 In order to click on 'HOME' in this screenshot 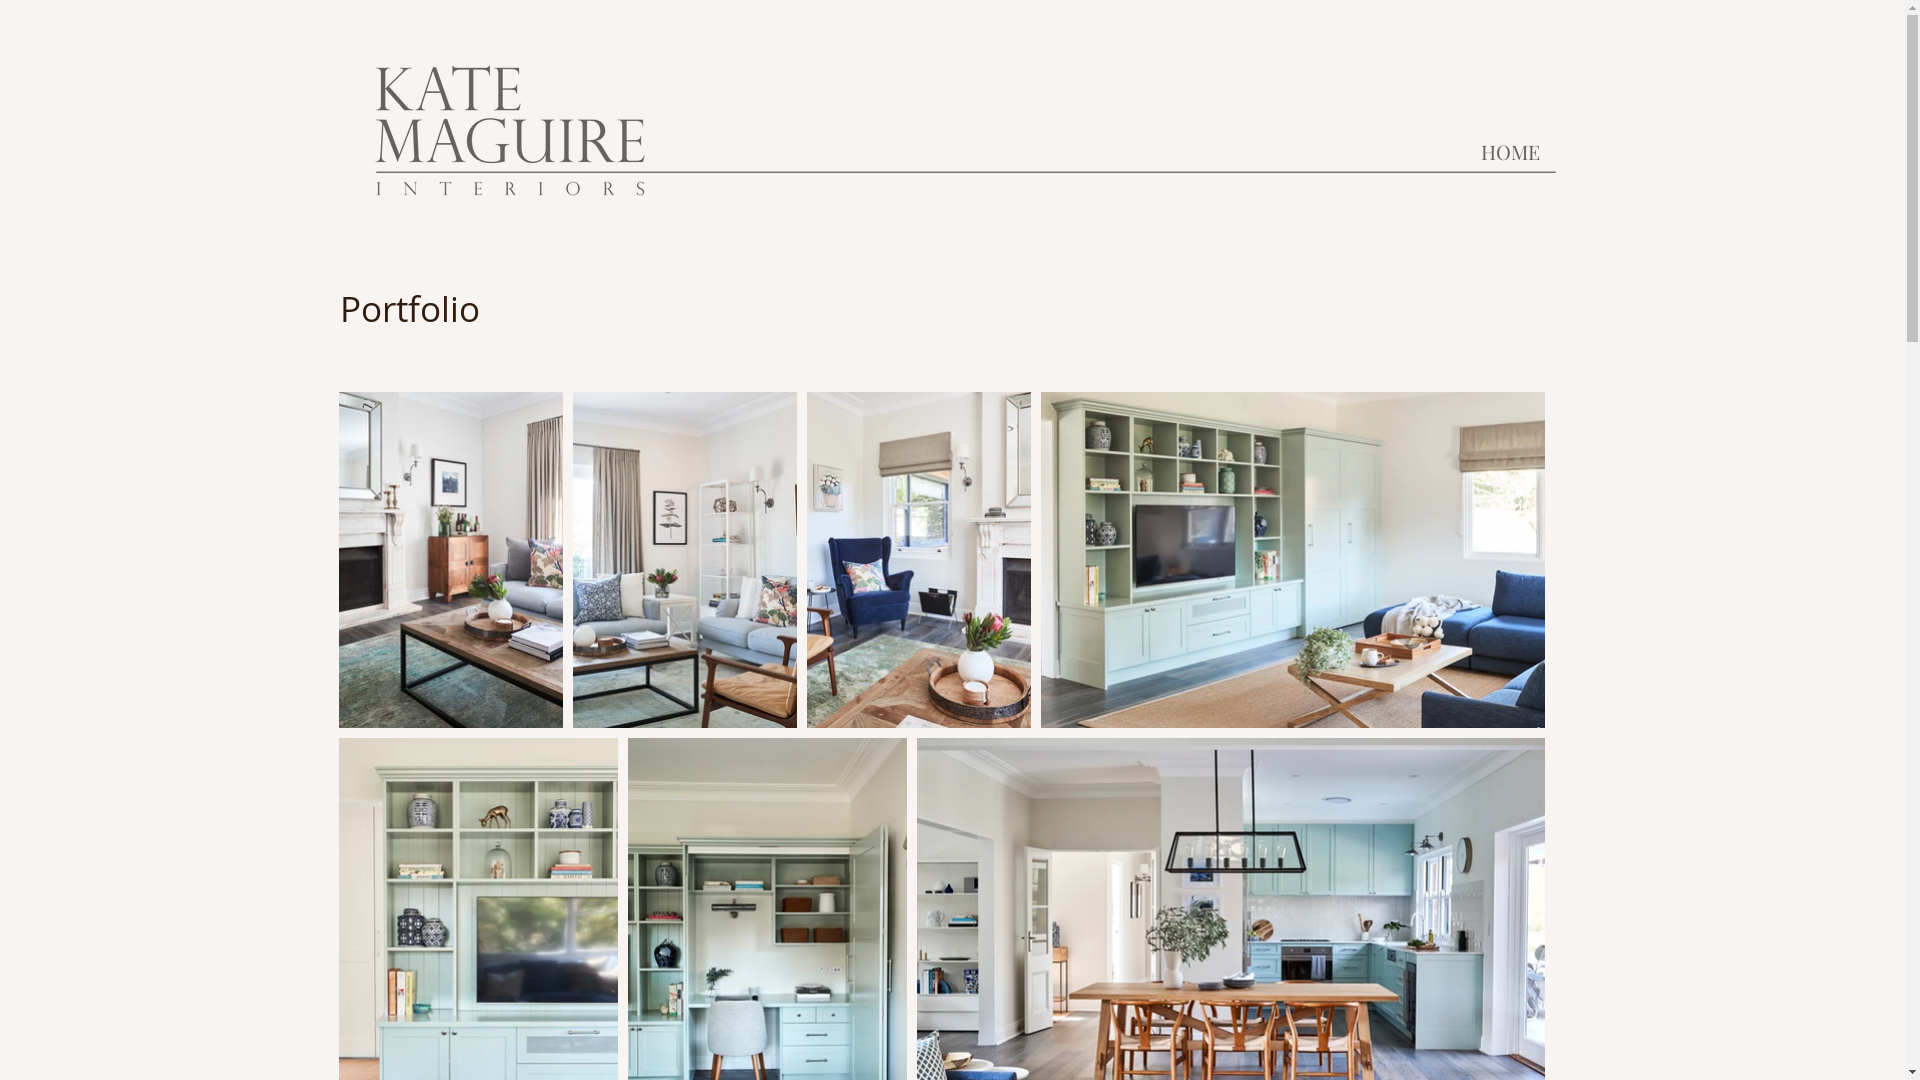, I will do `click(1510, 150)`.